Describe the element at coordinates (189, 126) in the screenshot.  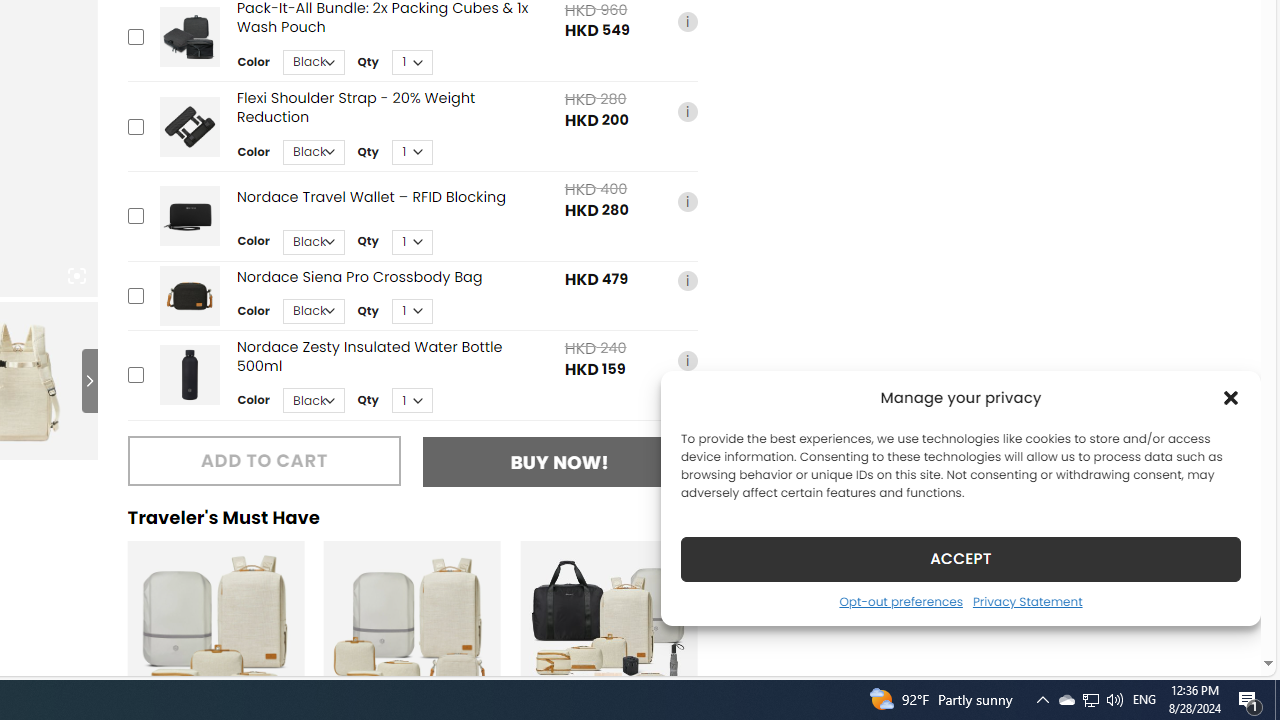
I see `'Flexi Shoulder Strap - 20% Weight Reduction'` at that location.